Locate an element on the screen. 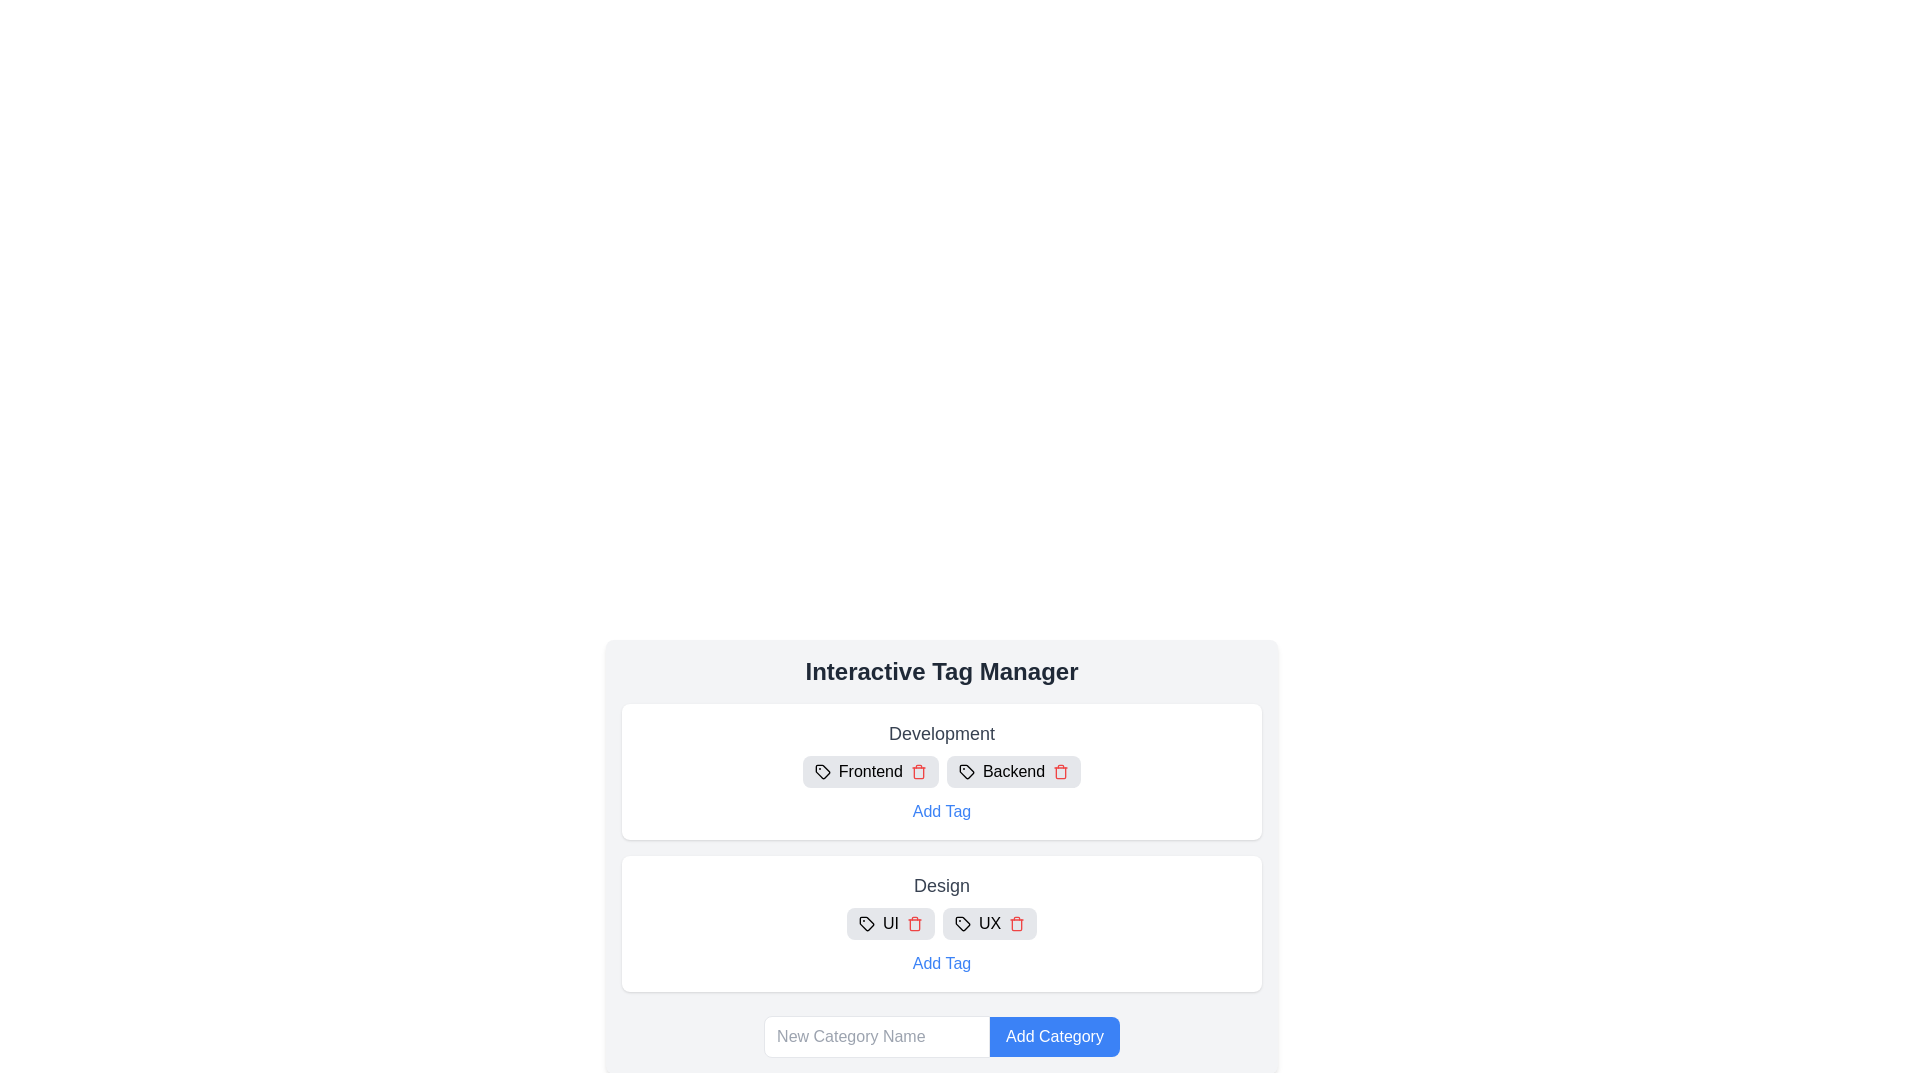 The image size is (1920, 1080). the icon representing tags or categorization located under the 'UX' label in the 'Design' category, positioned before the adjacent text elements and red delete icon is located at coordinates (962, 924).